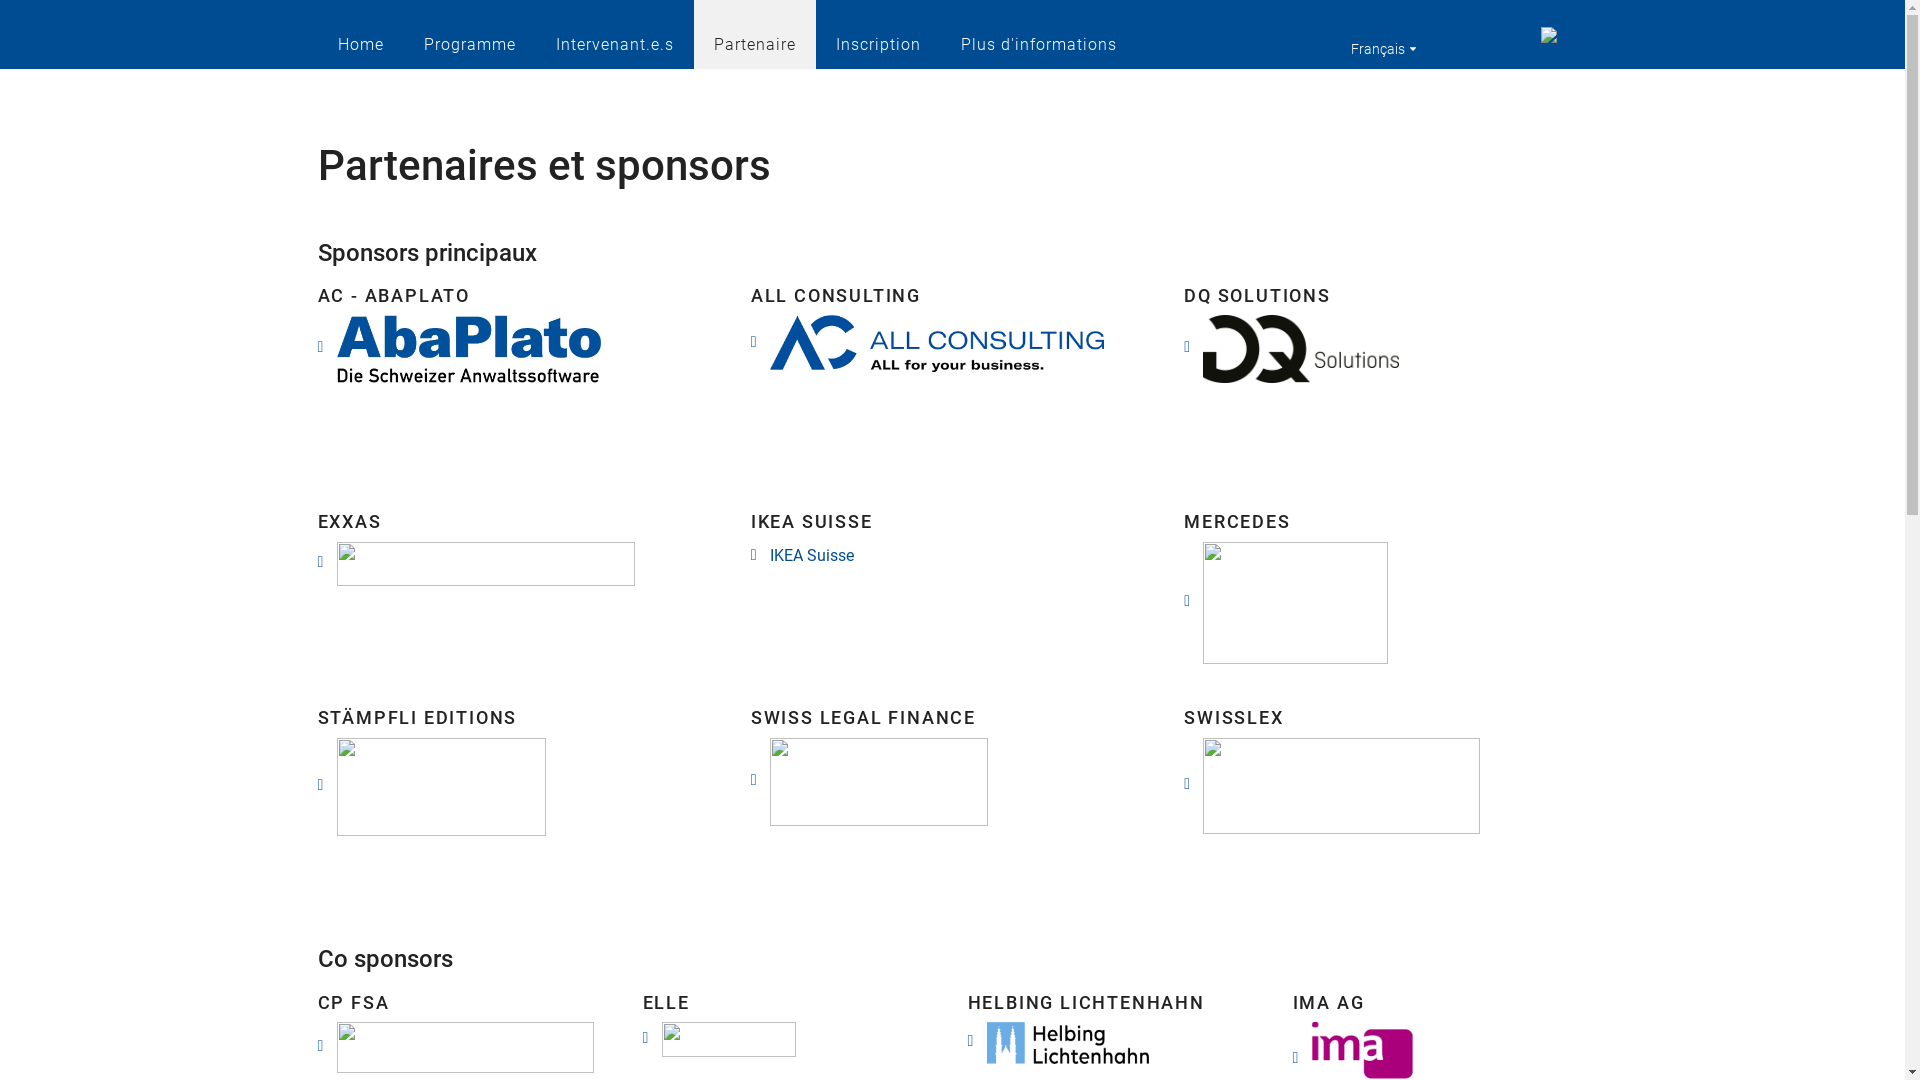 The image size is (1920, 1080). I want to click on 'Partenaire', so click(753, 34).